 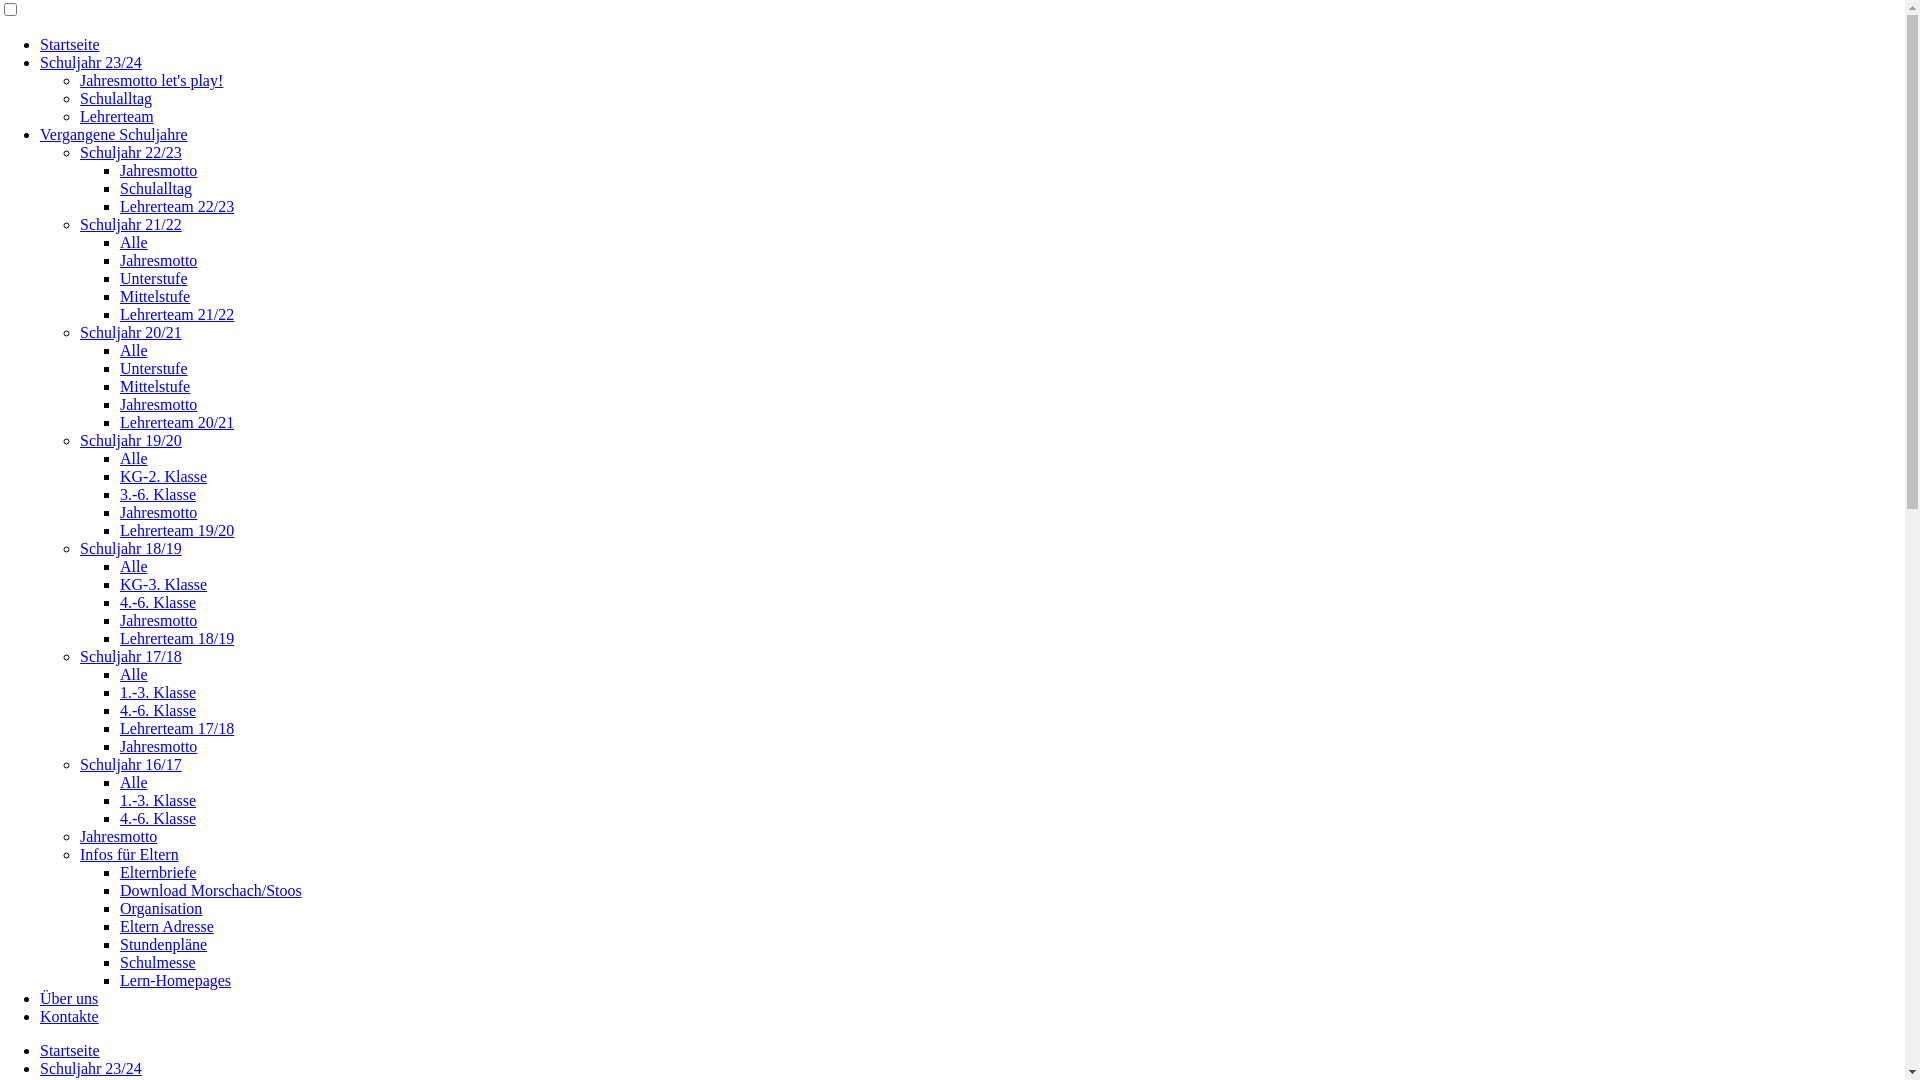 I want to click on 'Lehrerteam 21/22', so click(x=177, y=314).